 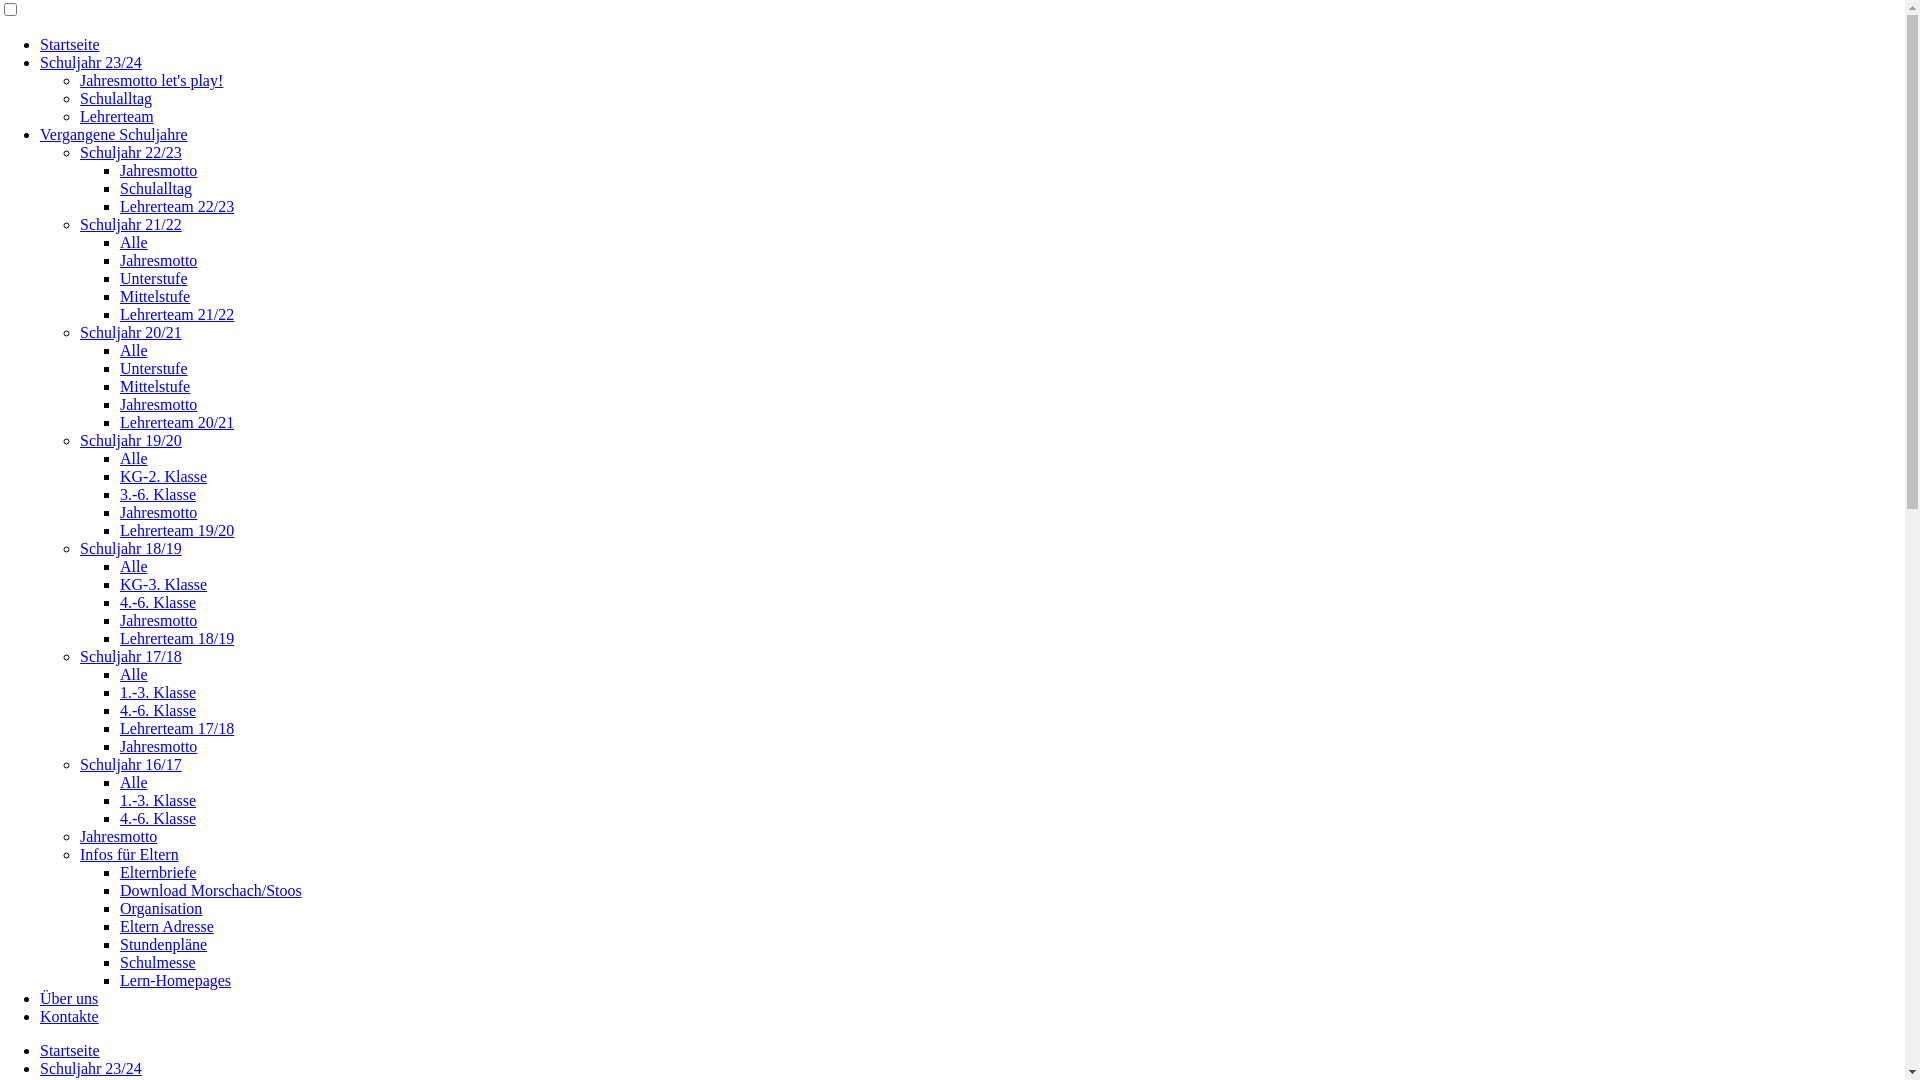 I want to click on 'Lehrerteam 21/22', so click(x=177, y=314).